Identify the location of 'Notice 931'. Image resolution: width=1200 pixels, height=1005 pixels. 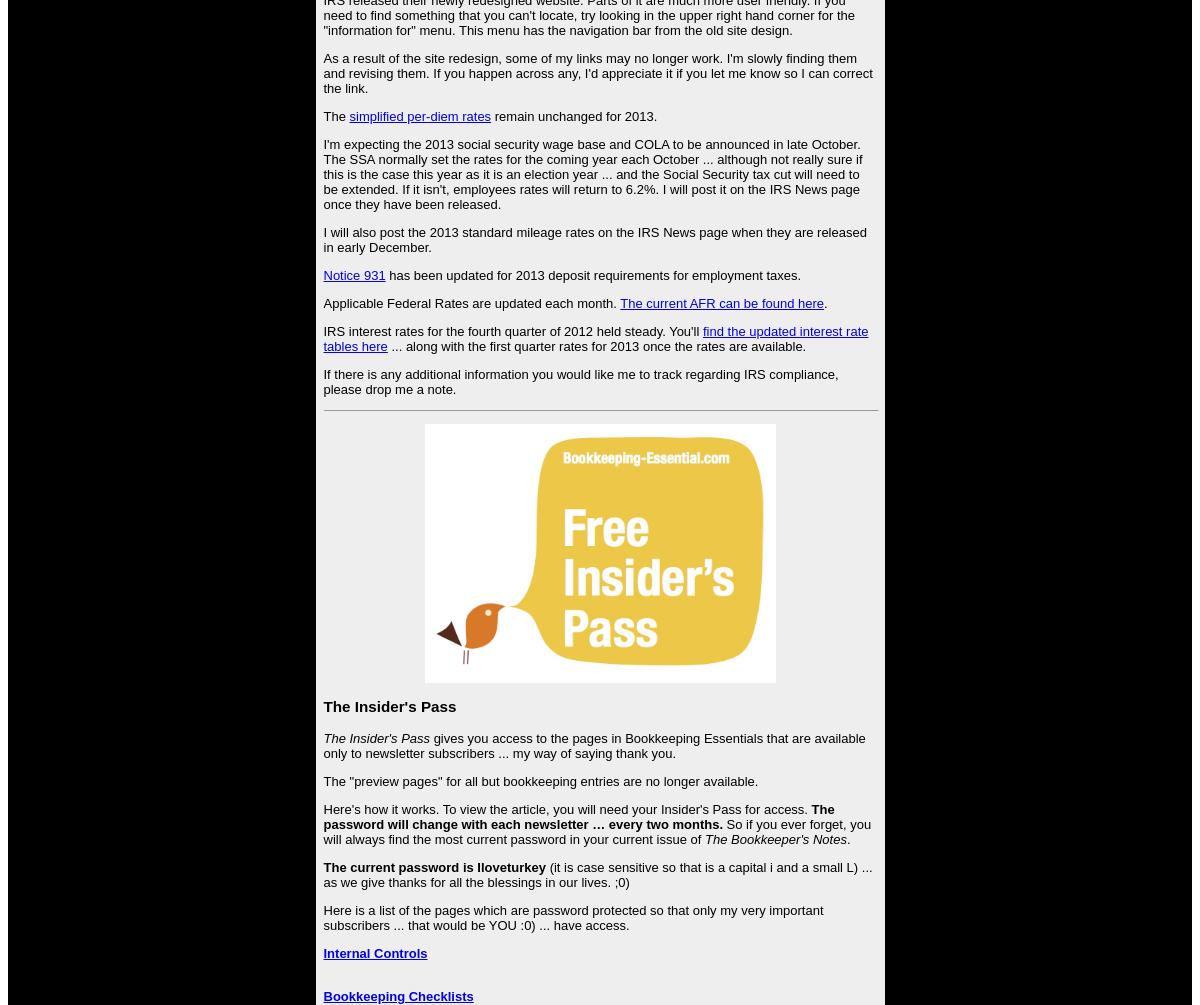
(354, 274).